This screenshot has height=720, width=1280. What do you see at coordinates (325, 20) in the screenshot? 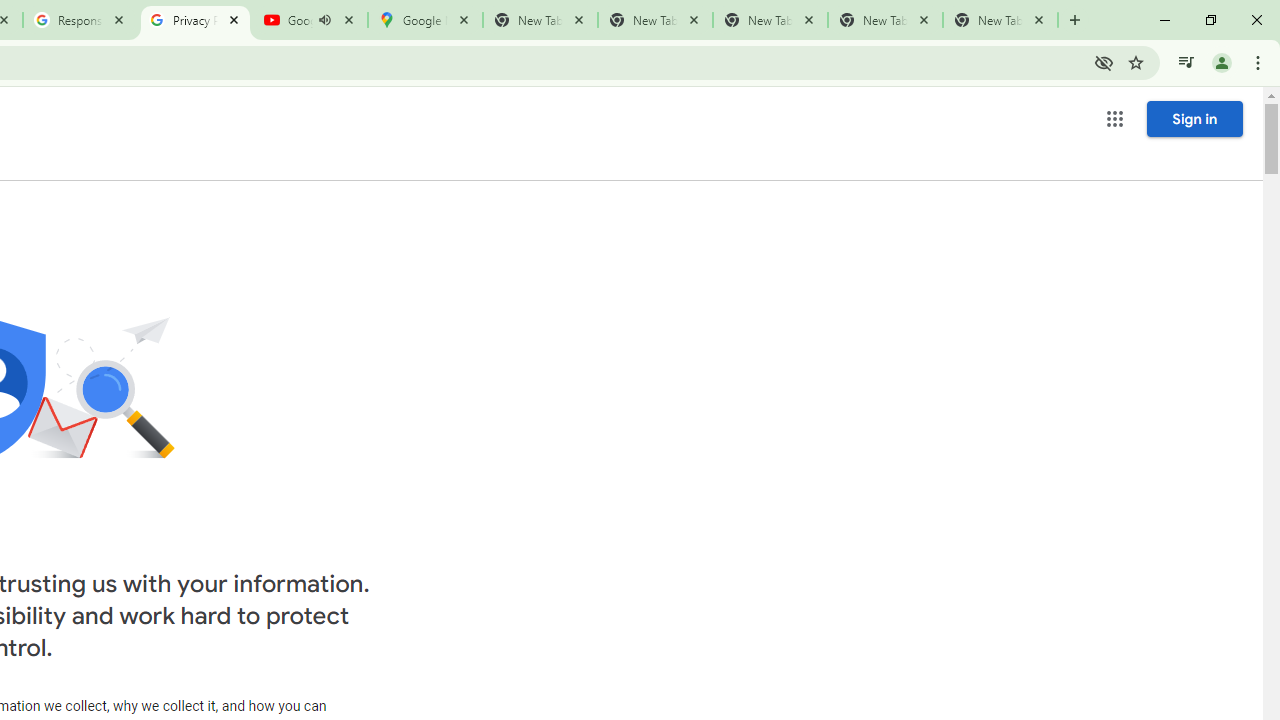
I see `'Mute tab'` at bounding box center [325, 20].